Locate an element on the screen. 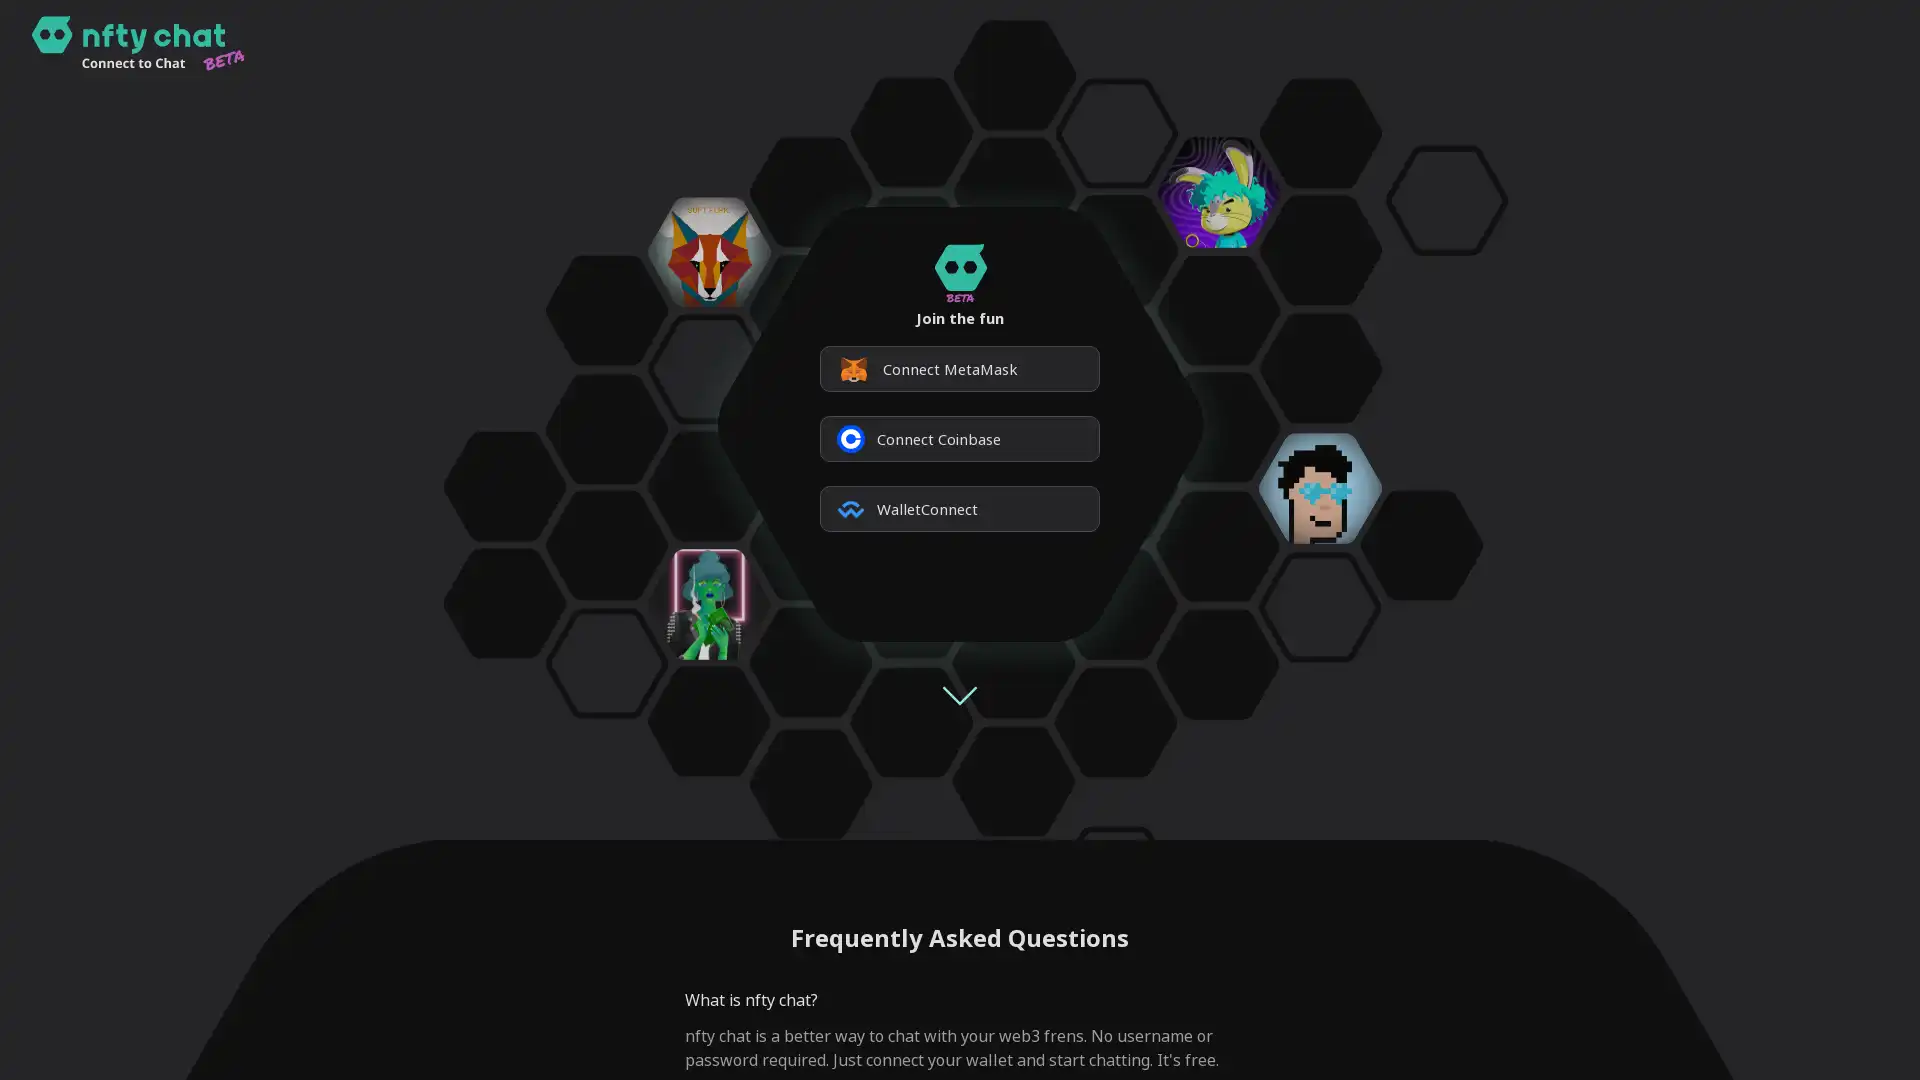  Coinbase Wallet Connect Coinbase is located at coordinates (960, 438).